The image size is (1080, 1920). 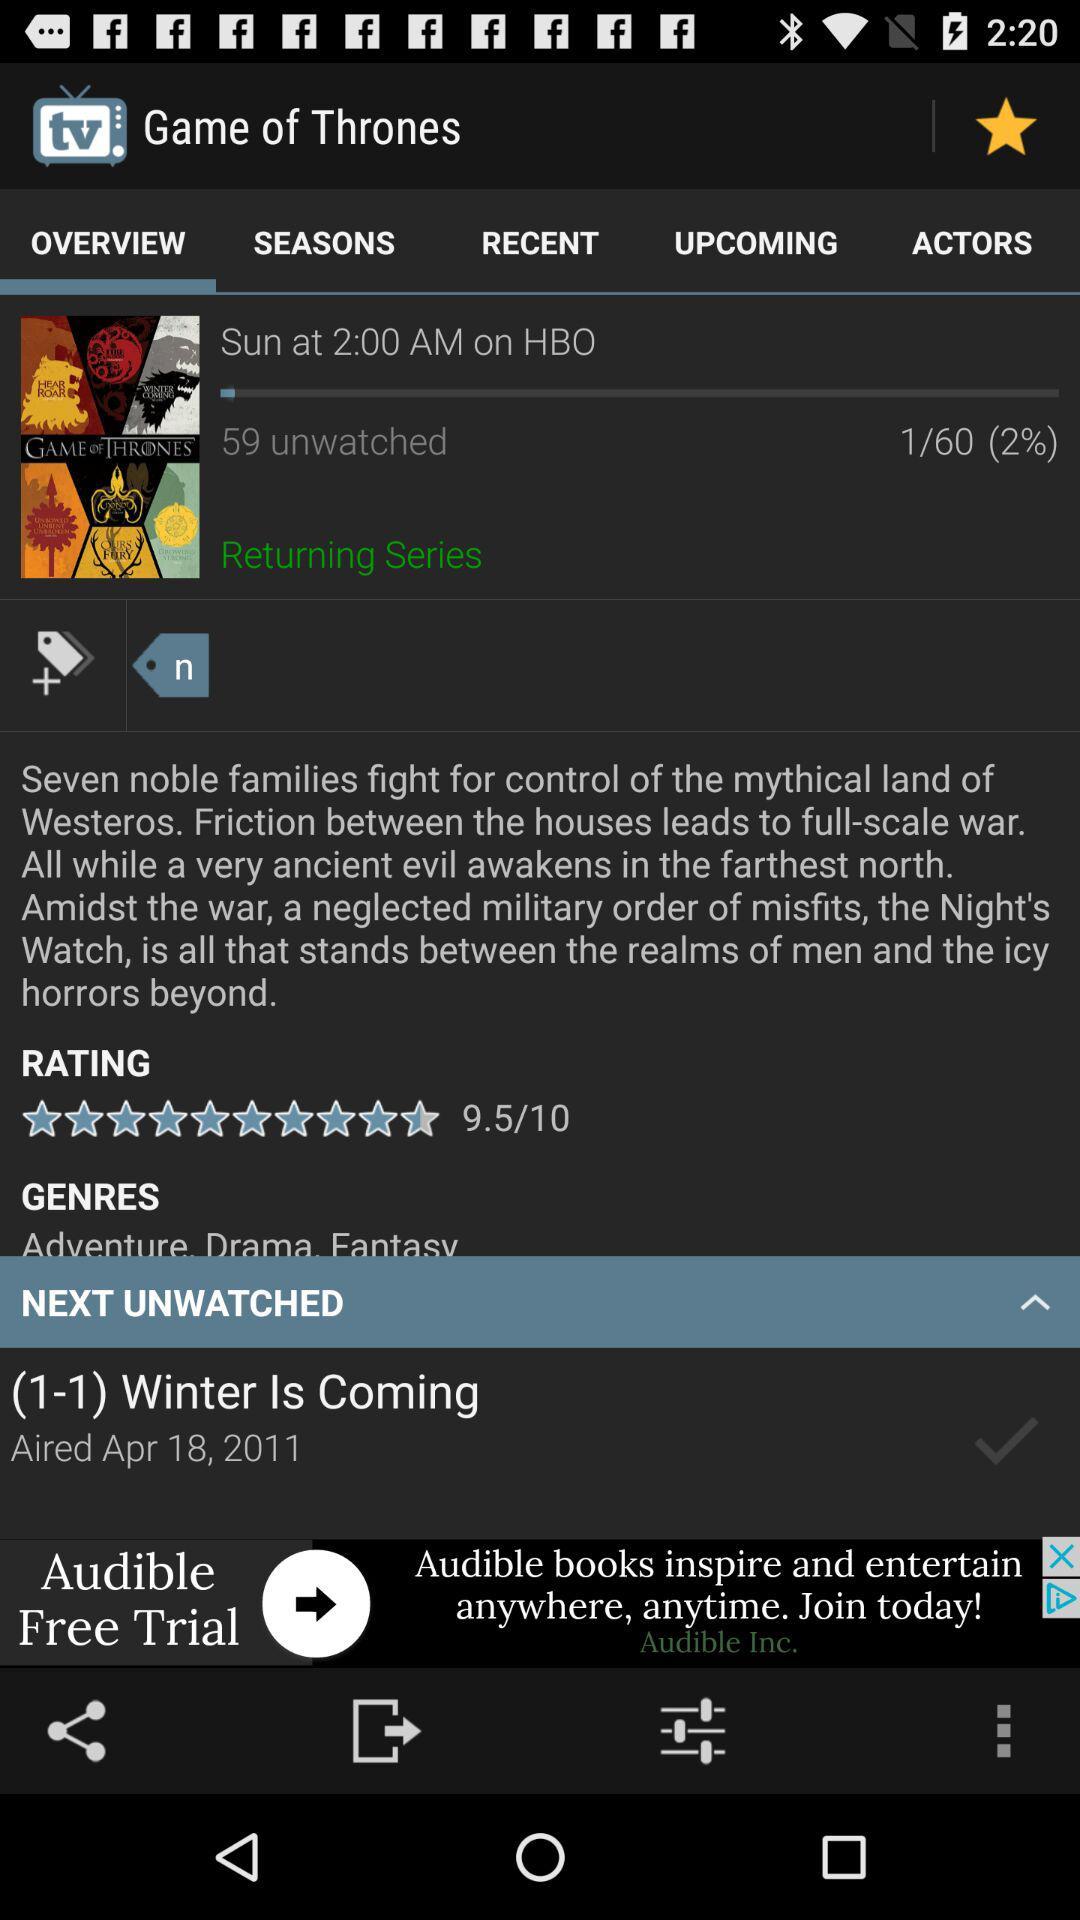 I want to click on to favorites, so click(x=1006, y=124).